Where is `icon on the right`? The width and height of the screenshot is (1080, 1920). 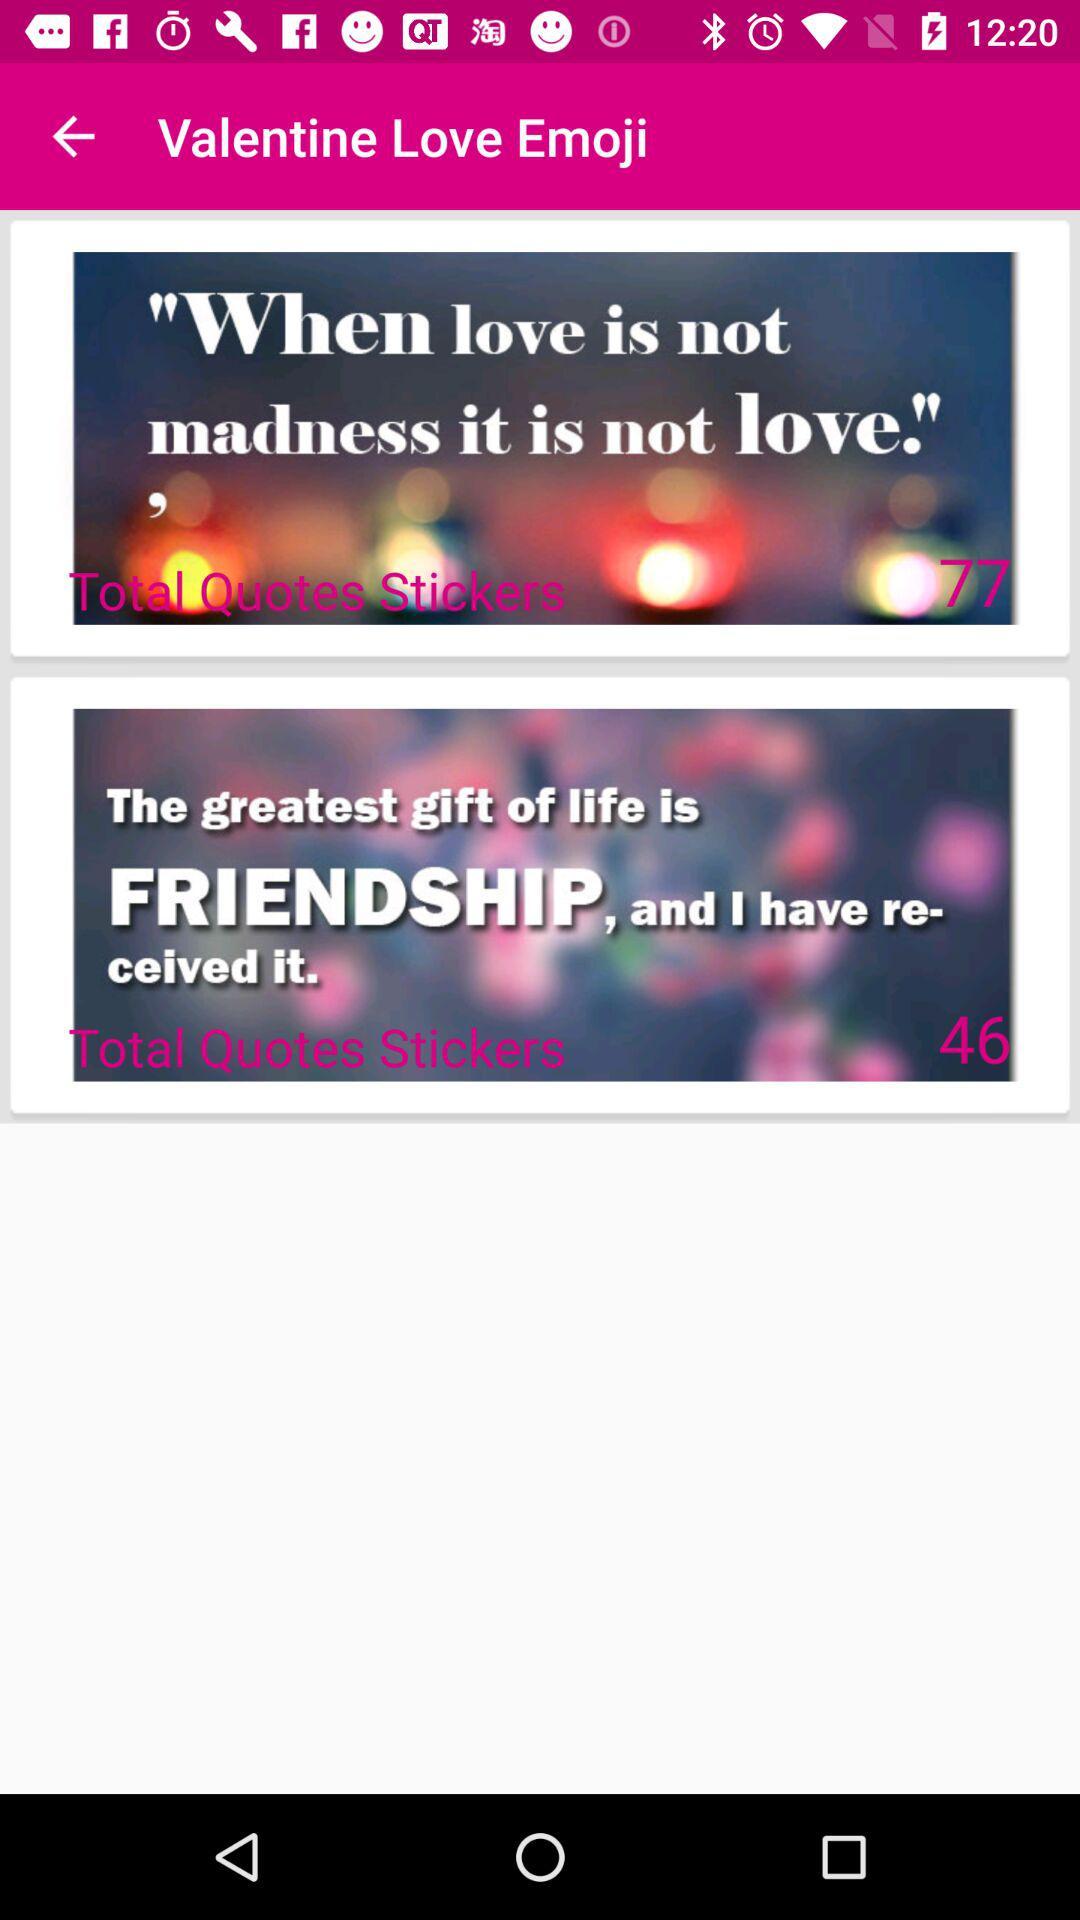
icon on the right is located at coordinates (974, 1037).